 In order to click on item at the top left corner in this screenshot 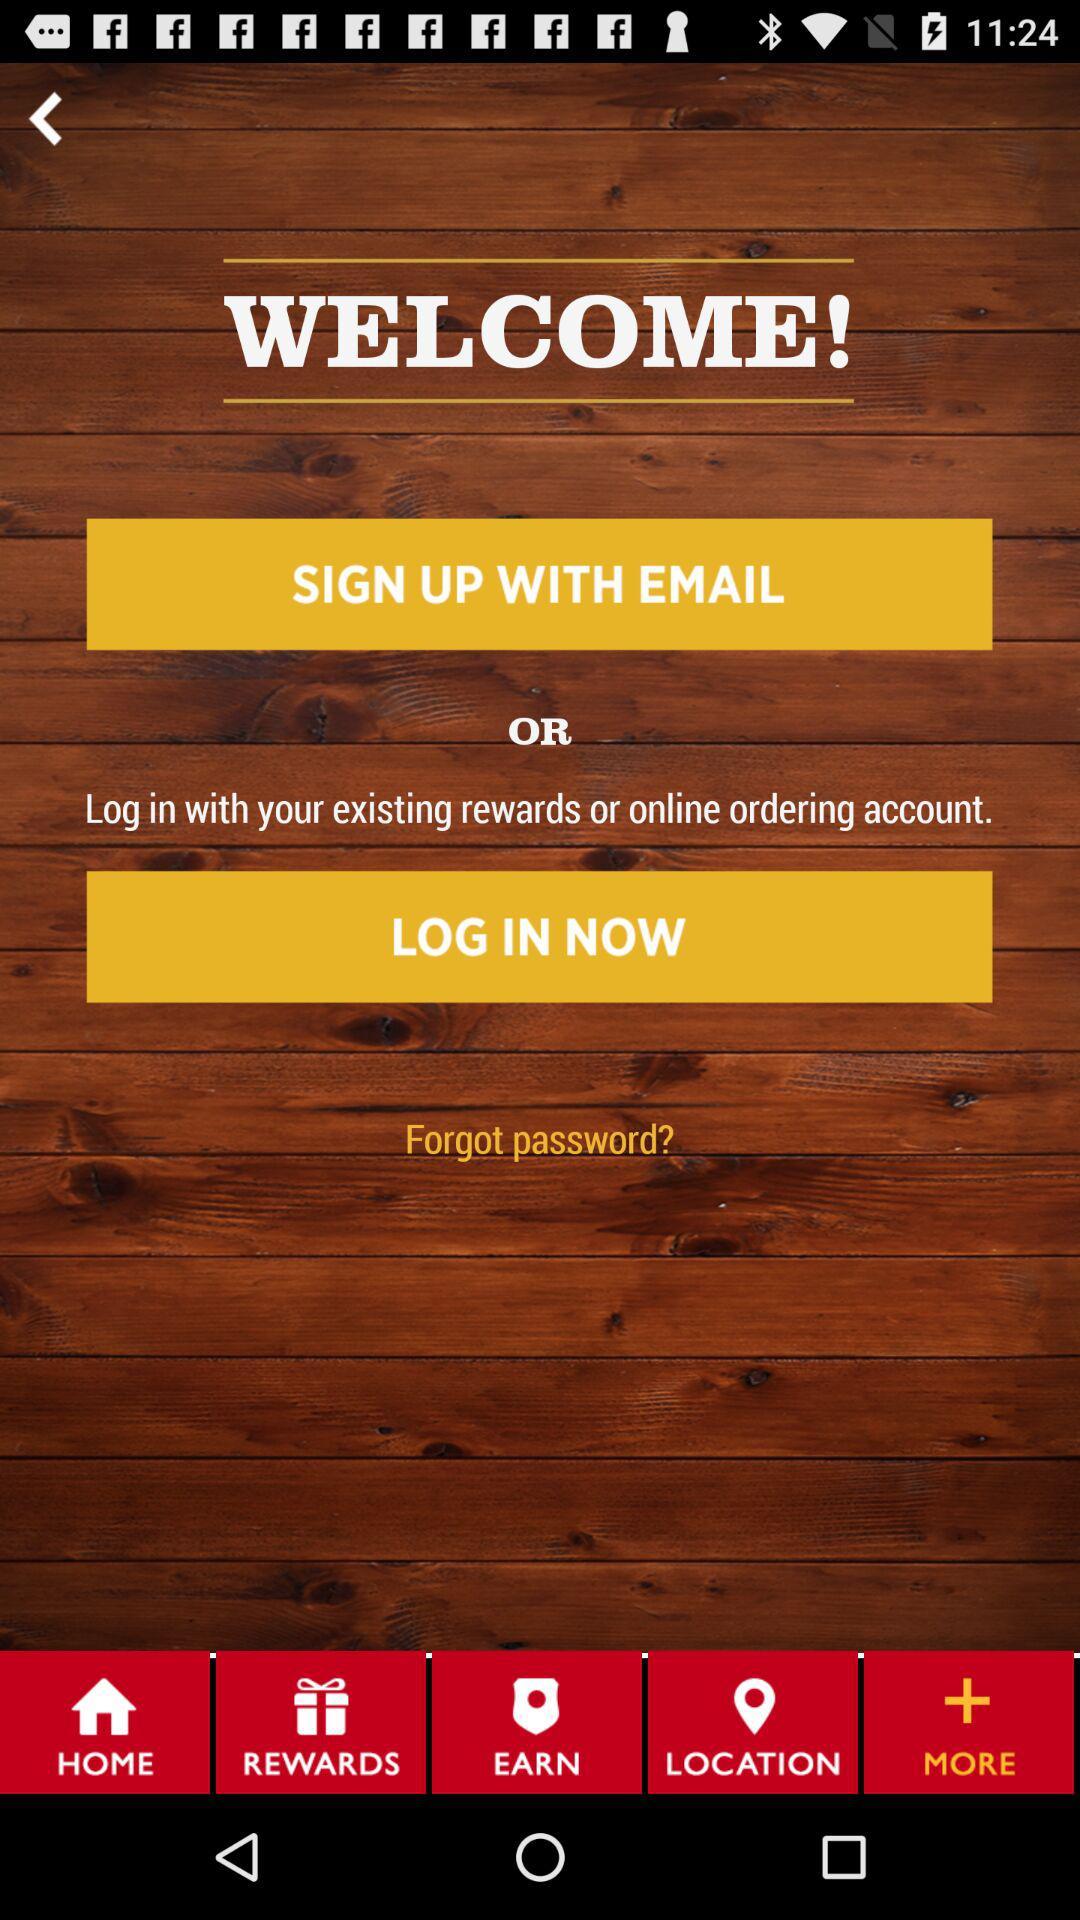, I will do `click(44, 117)`.